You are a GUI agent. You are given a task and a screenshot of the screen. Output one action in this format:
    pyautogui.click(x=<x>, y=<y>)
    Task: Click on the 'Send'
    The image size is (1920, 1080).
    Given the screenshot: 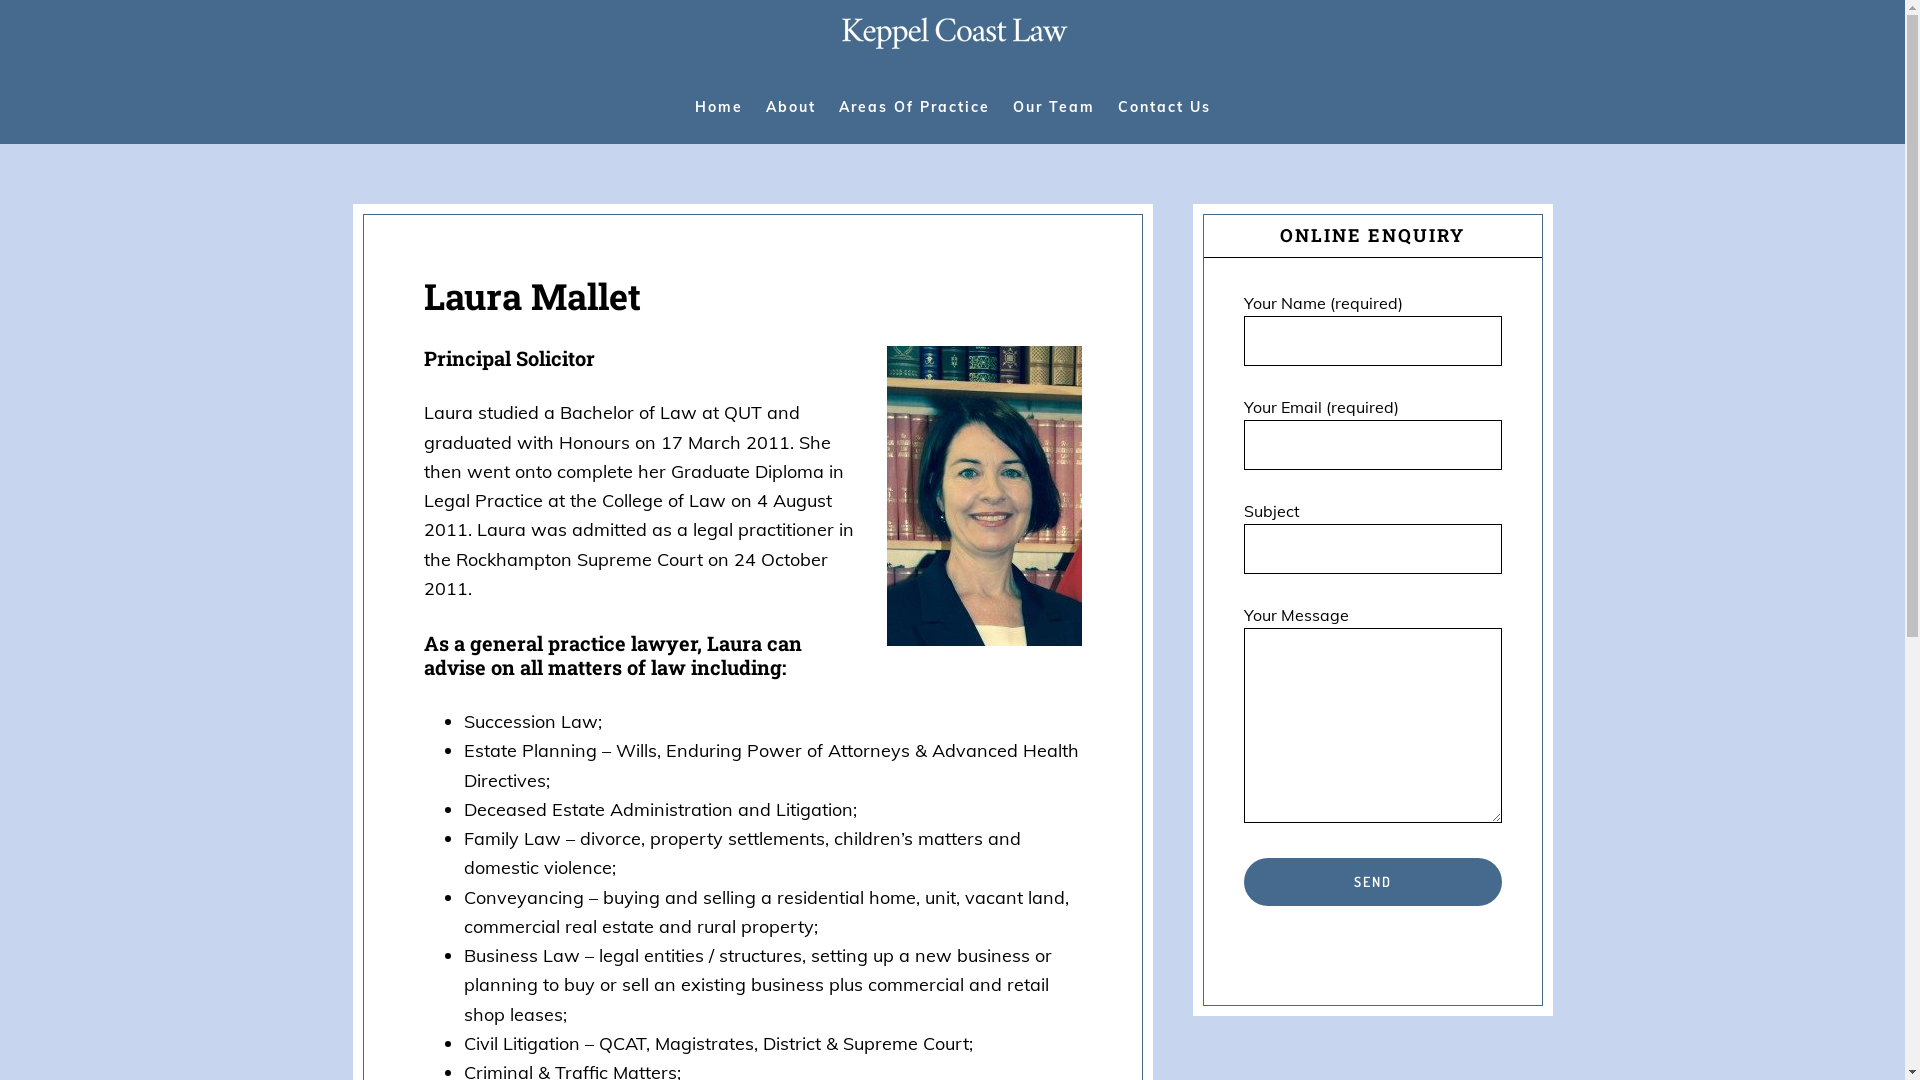 What is the action you would take?
    pyautogui.click(x=1371, y=881)
    